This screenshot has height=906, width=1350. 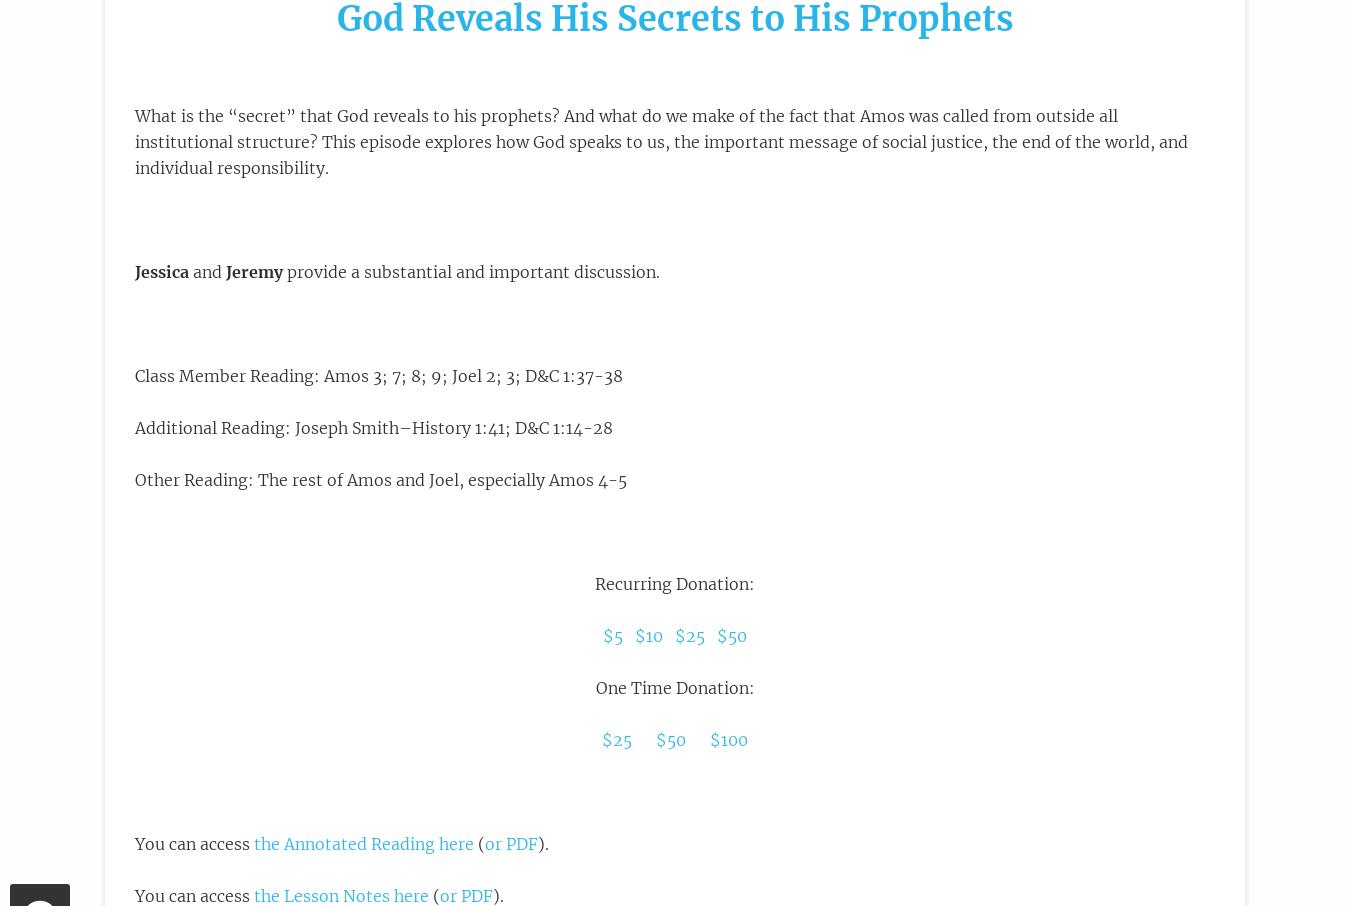 I want to click on 'You can access', so click(x=194, y=843).